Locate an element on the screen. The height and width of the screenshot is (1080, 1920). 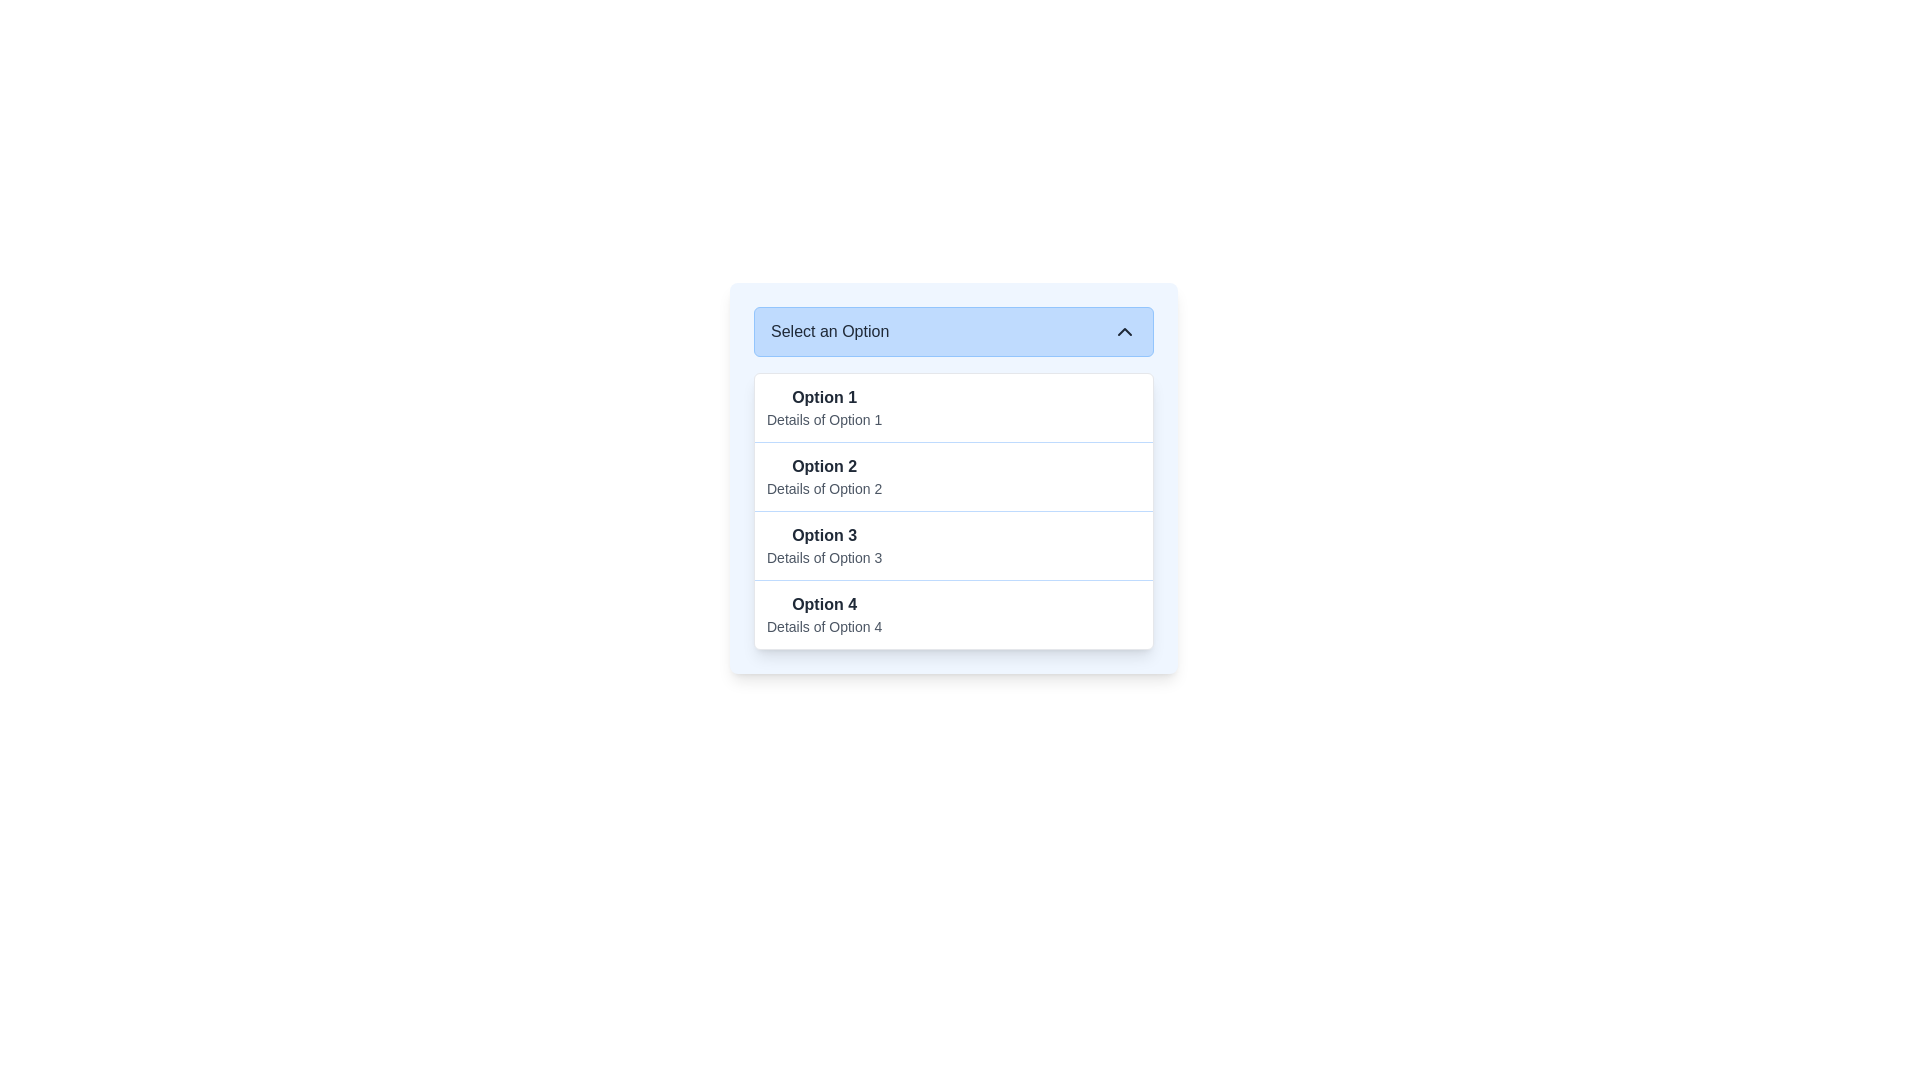
the text label reading 'Details of Option 4', which is styled in a smaller font size and lighter gray color, located directly below the main label 'Option 4' in the dropdown menu is located at coordinates (824, 626).